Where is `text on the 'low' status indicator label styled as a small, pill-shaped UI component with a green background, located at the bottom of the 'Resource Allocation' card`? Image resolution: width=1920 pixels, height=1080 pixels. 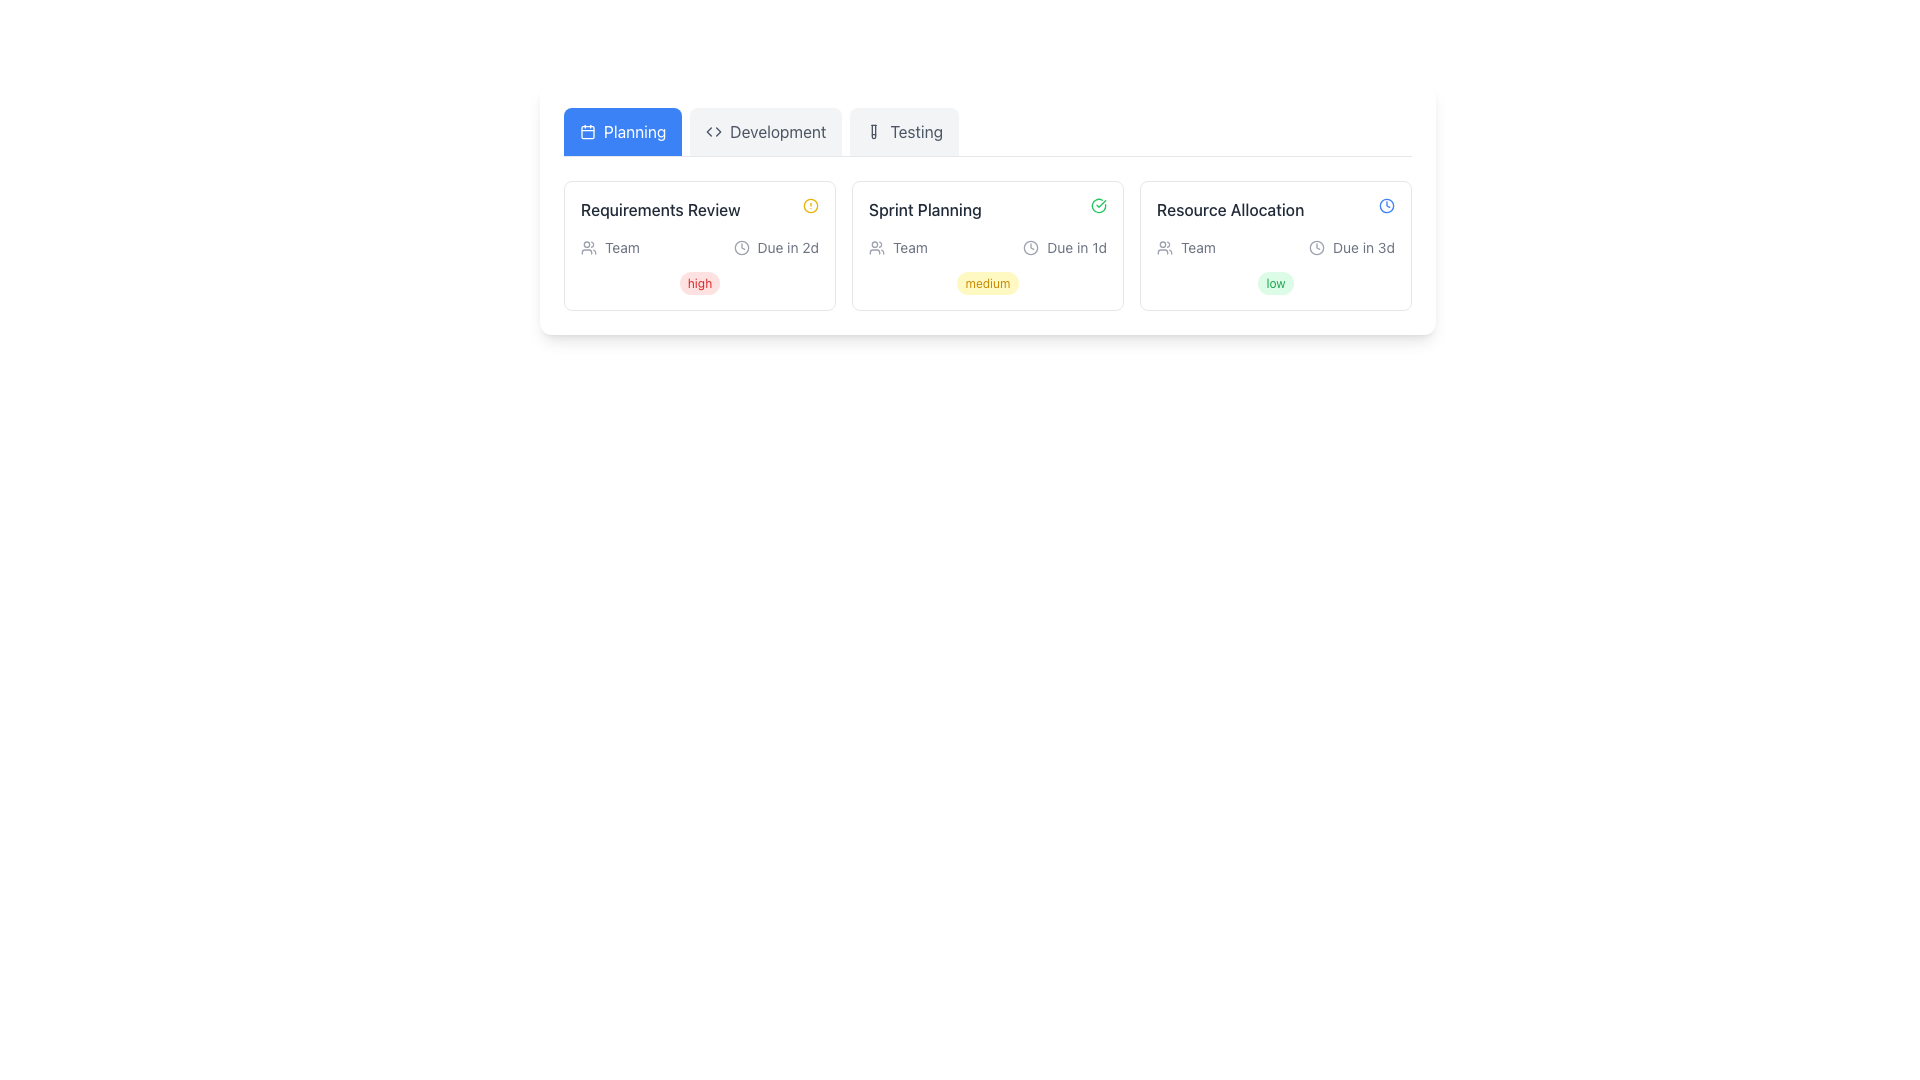
text on the 'low' status indicator label styled as a small, pill-shaped UI component with a green background, located at the bottom of the 'Resource Allocation' card is located at coordinates (1275, 281).